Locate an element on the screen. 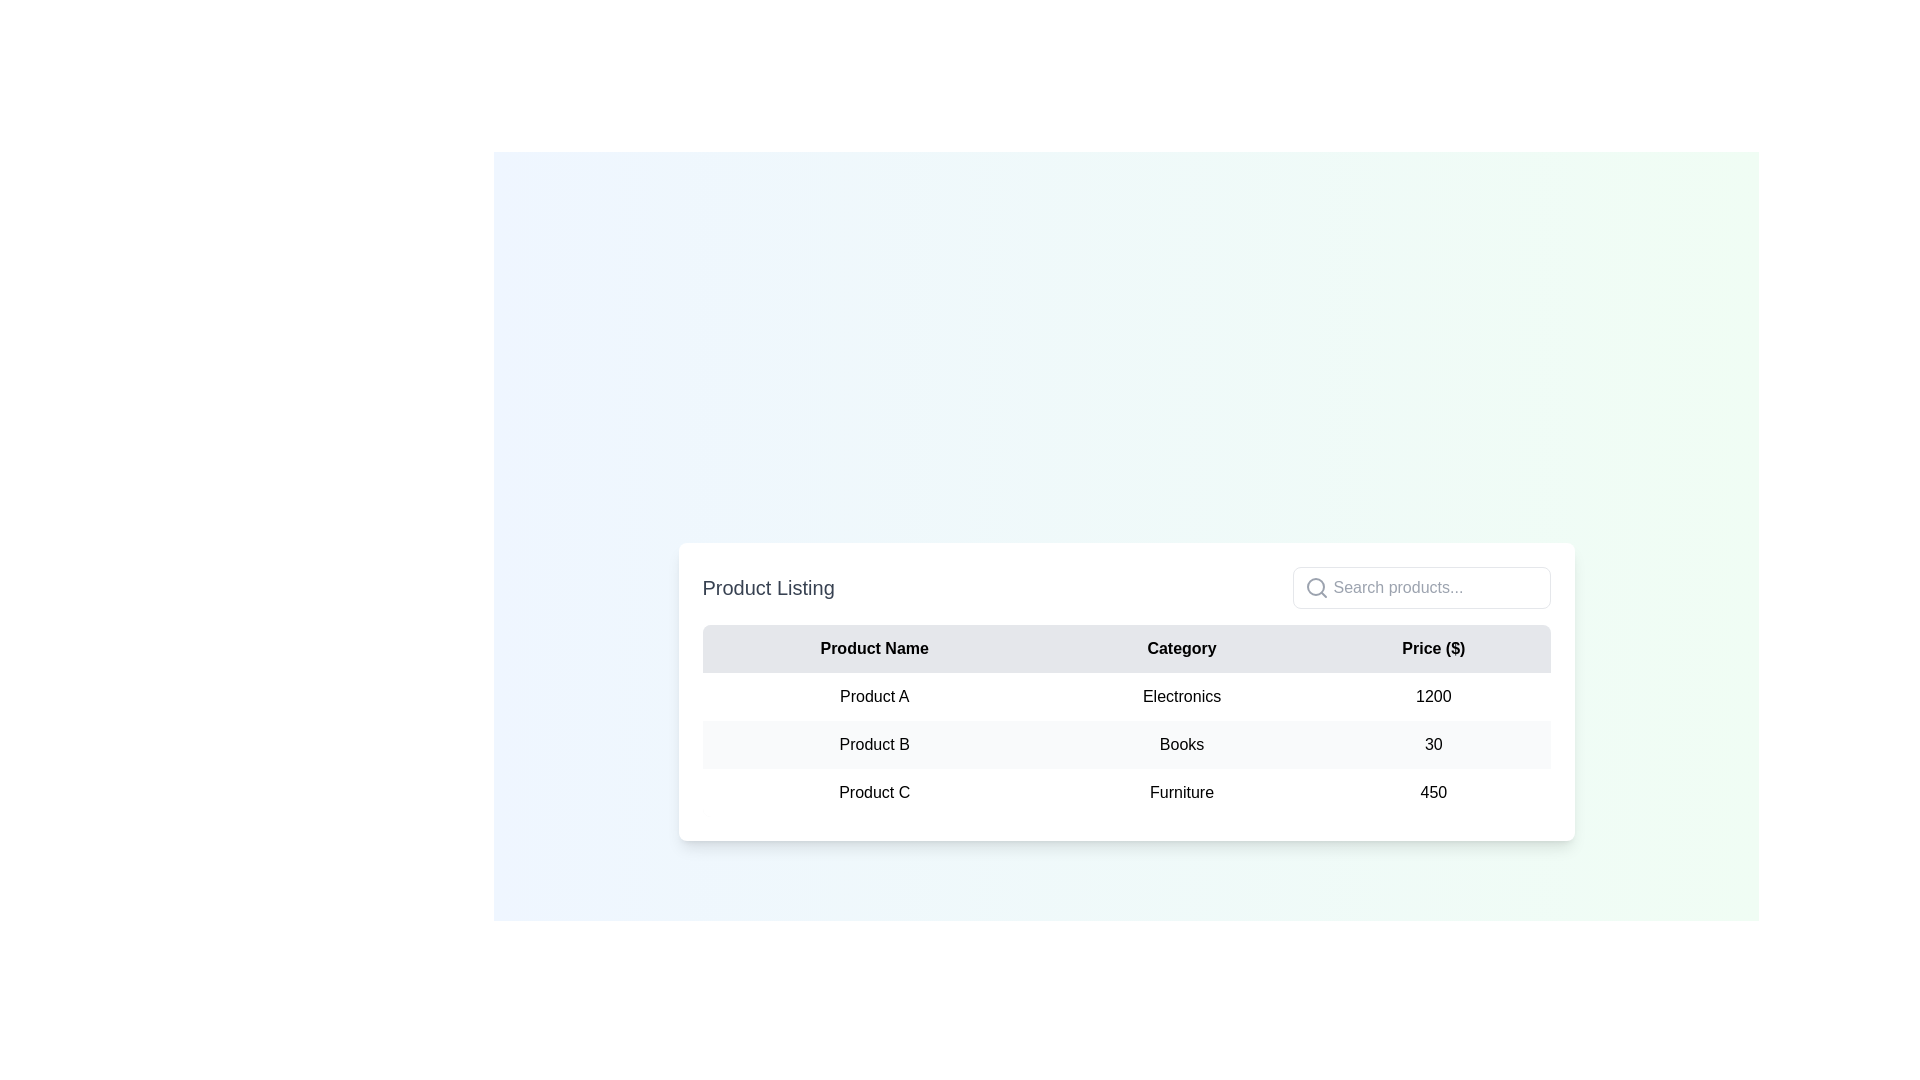  text label displaying 'Books' in the 'Category' column under 'Product B' is located at coordinates (1182, 744).